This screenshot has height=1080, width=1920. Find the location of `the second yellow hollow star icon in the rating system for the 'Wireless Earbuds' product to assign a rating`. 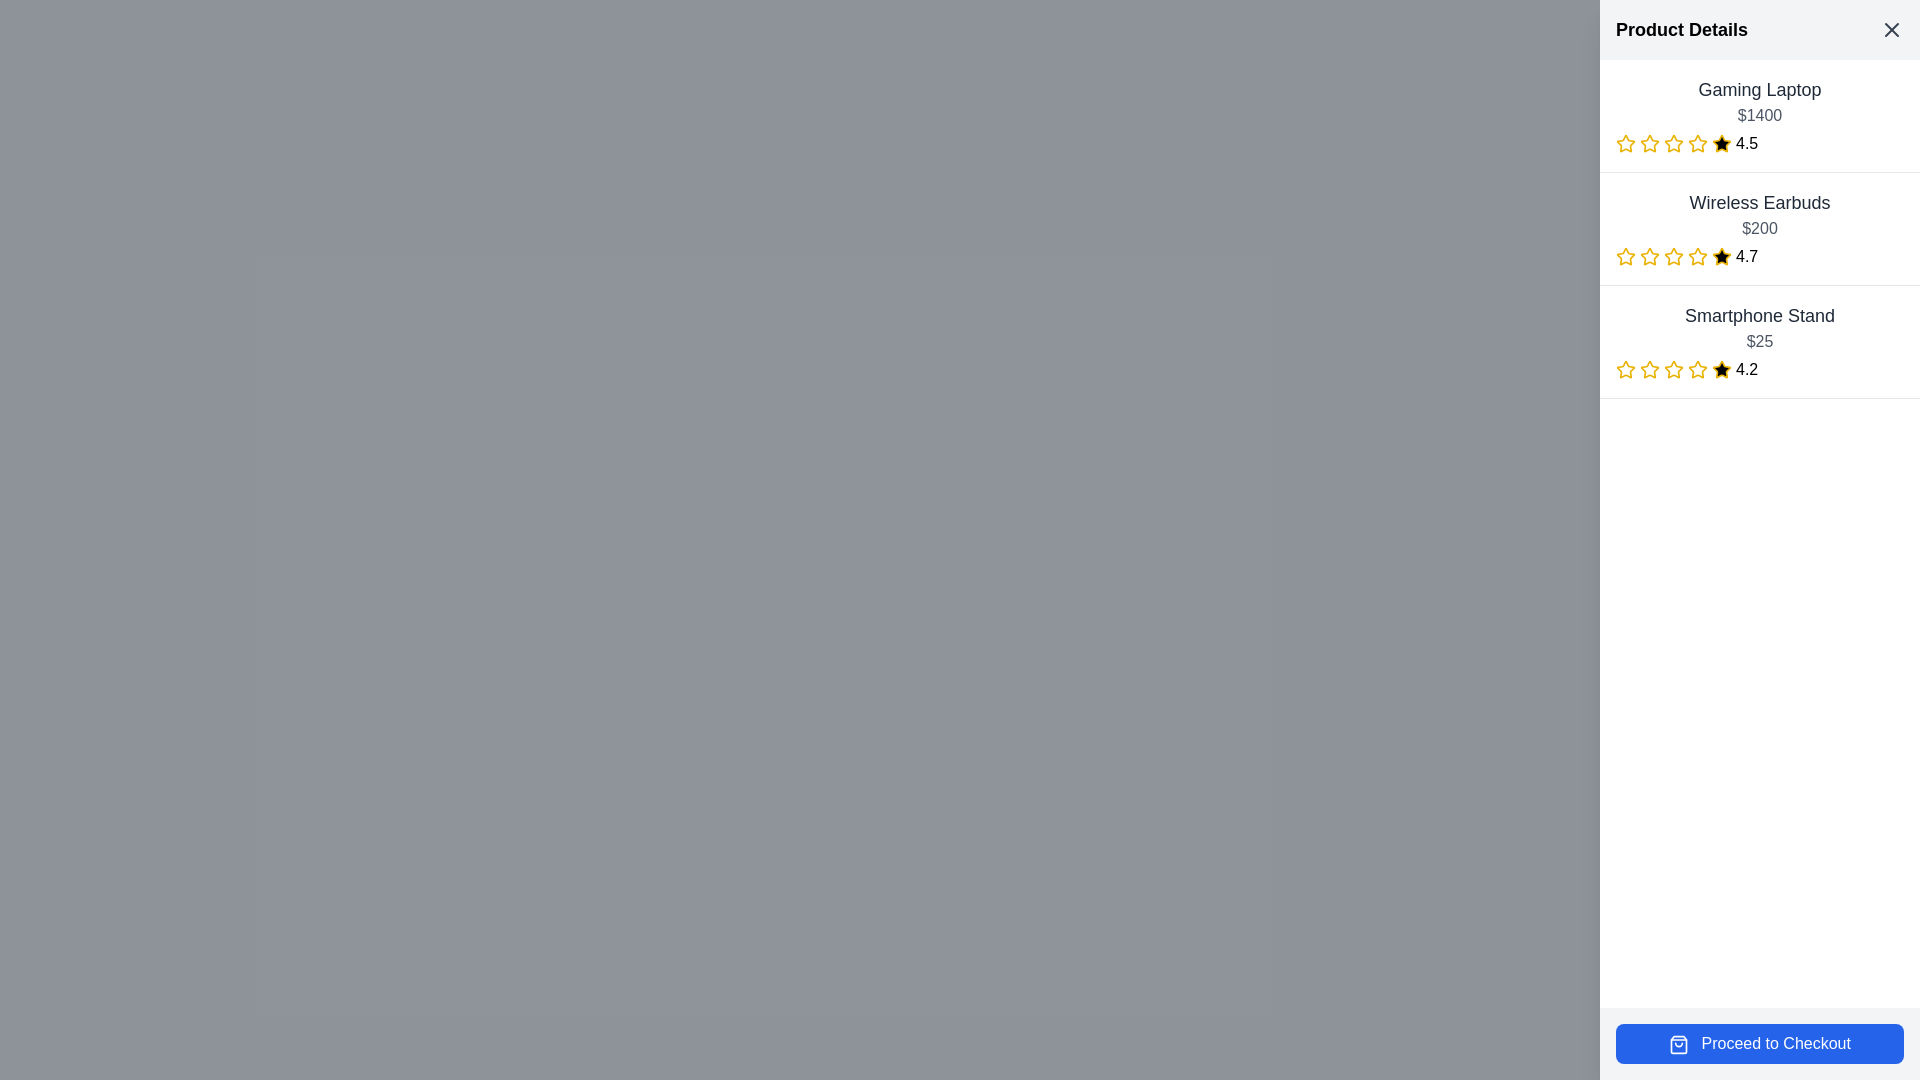

the second yellow hollow star icon in the rating system for the 'Wireless Earbuds' product to assign a rating is located at coordinates (1649, 254).